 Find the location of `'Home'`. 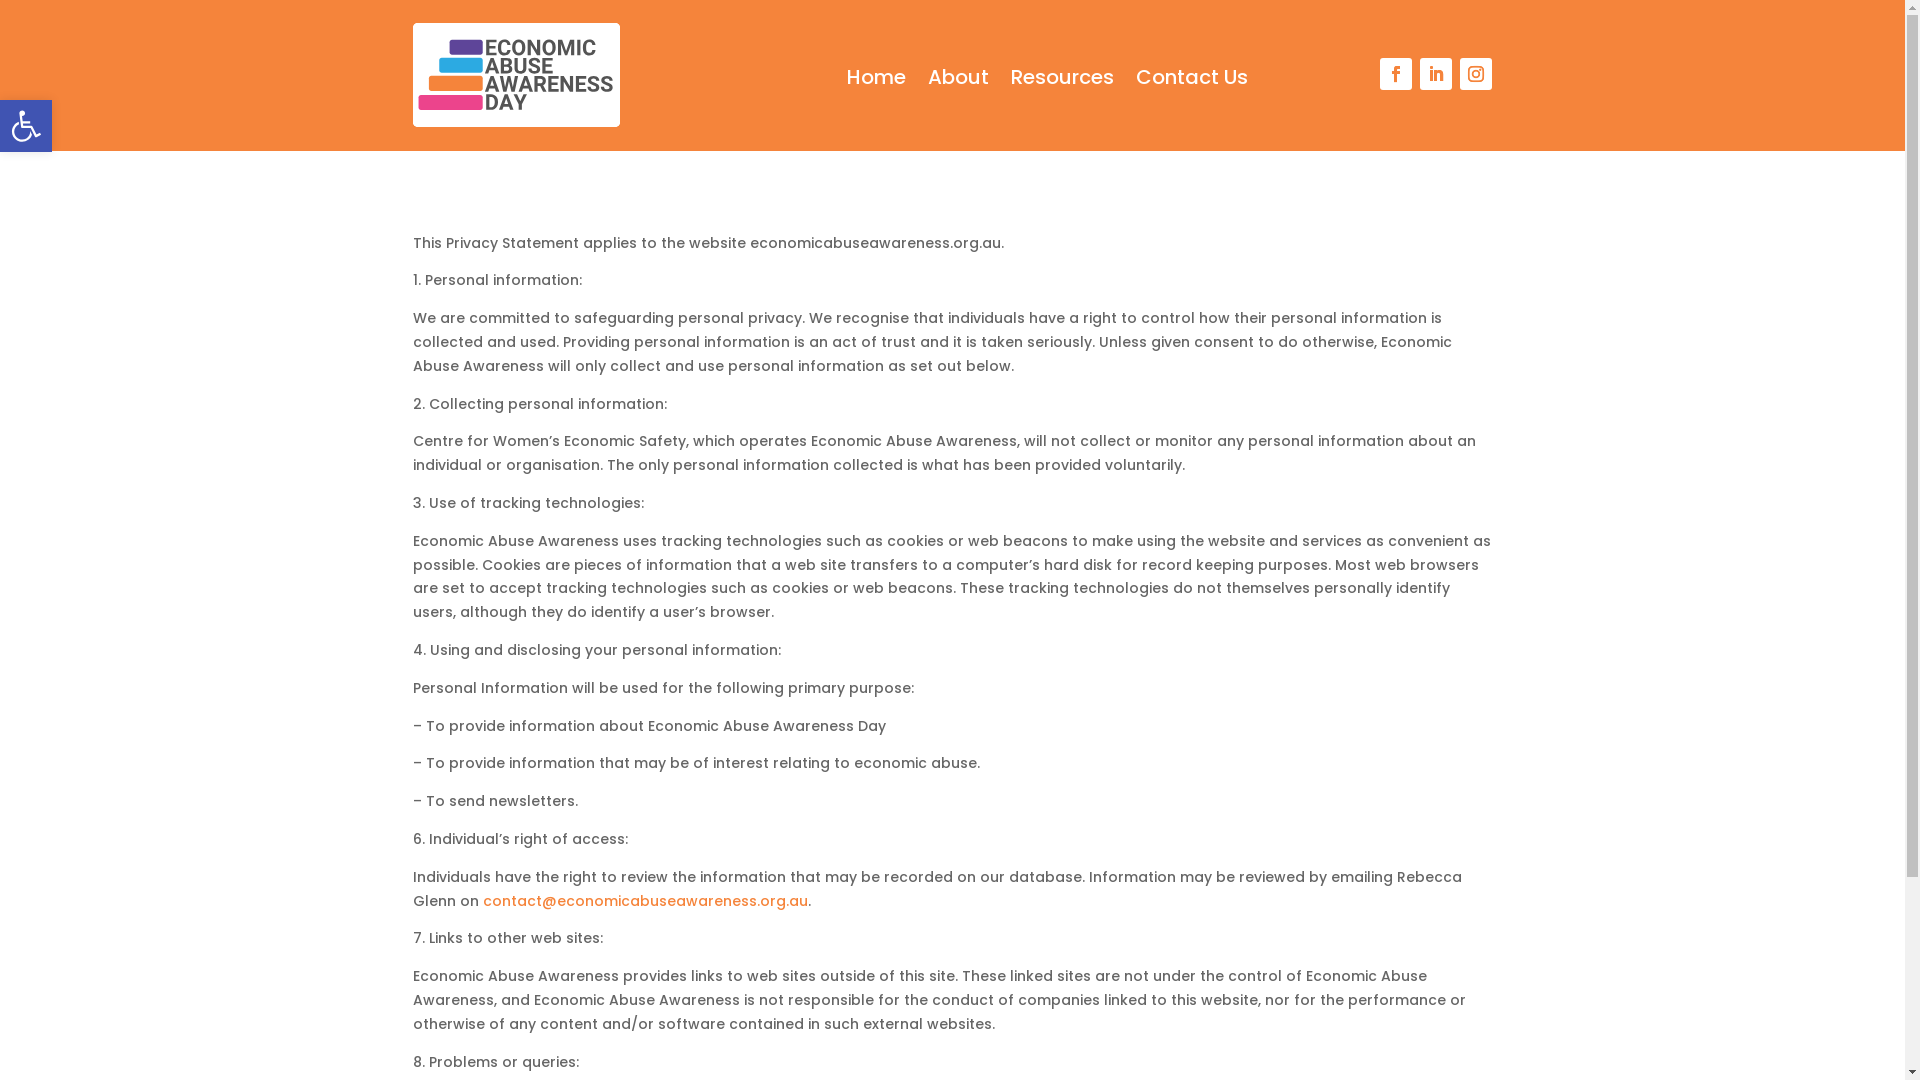

'Home' is located at coordinates (876, 80).